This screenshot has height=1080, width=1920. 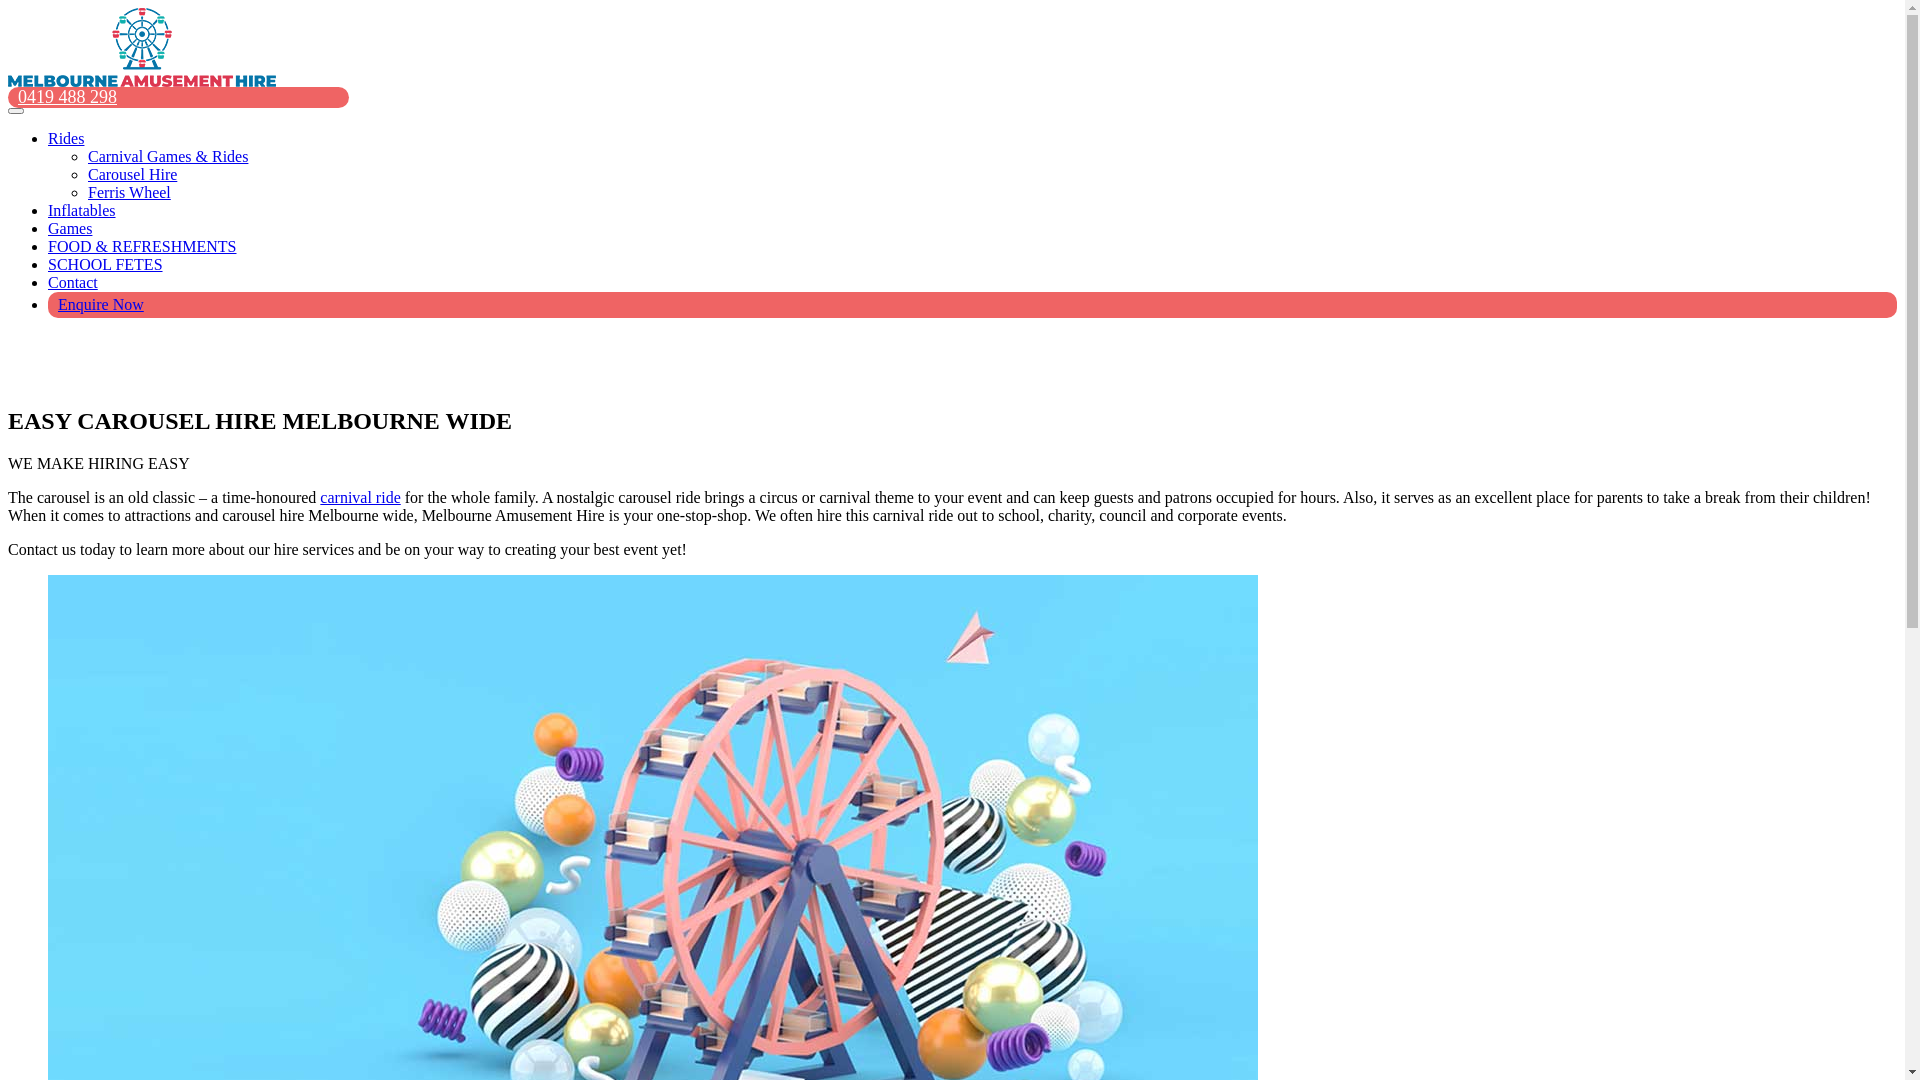 What do you see at coordinates (168, 155) in the screenshot?
I see `'Carnival Games & Rides'` at bounding box center [168, 155].